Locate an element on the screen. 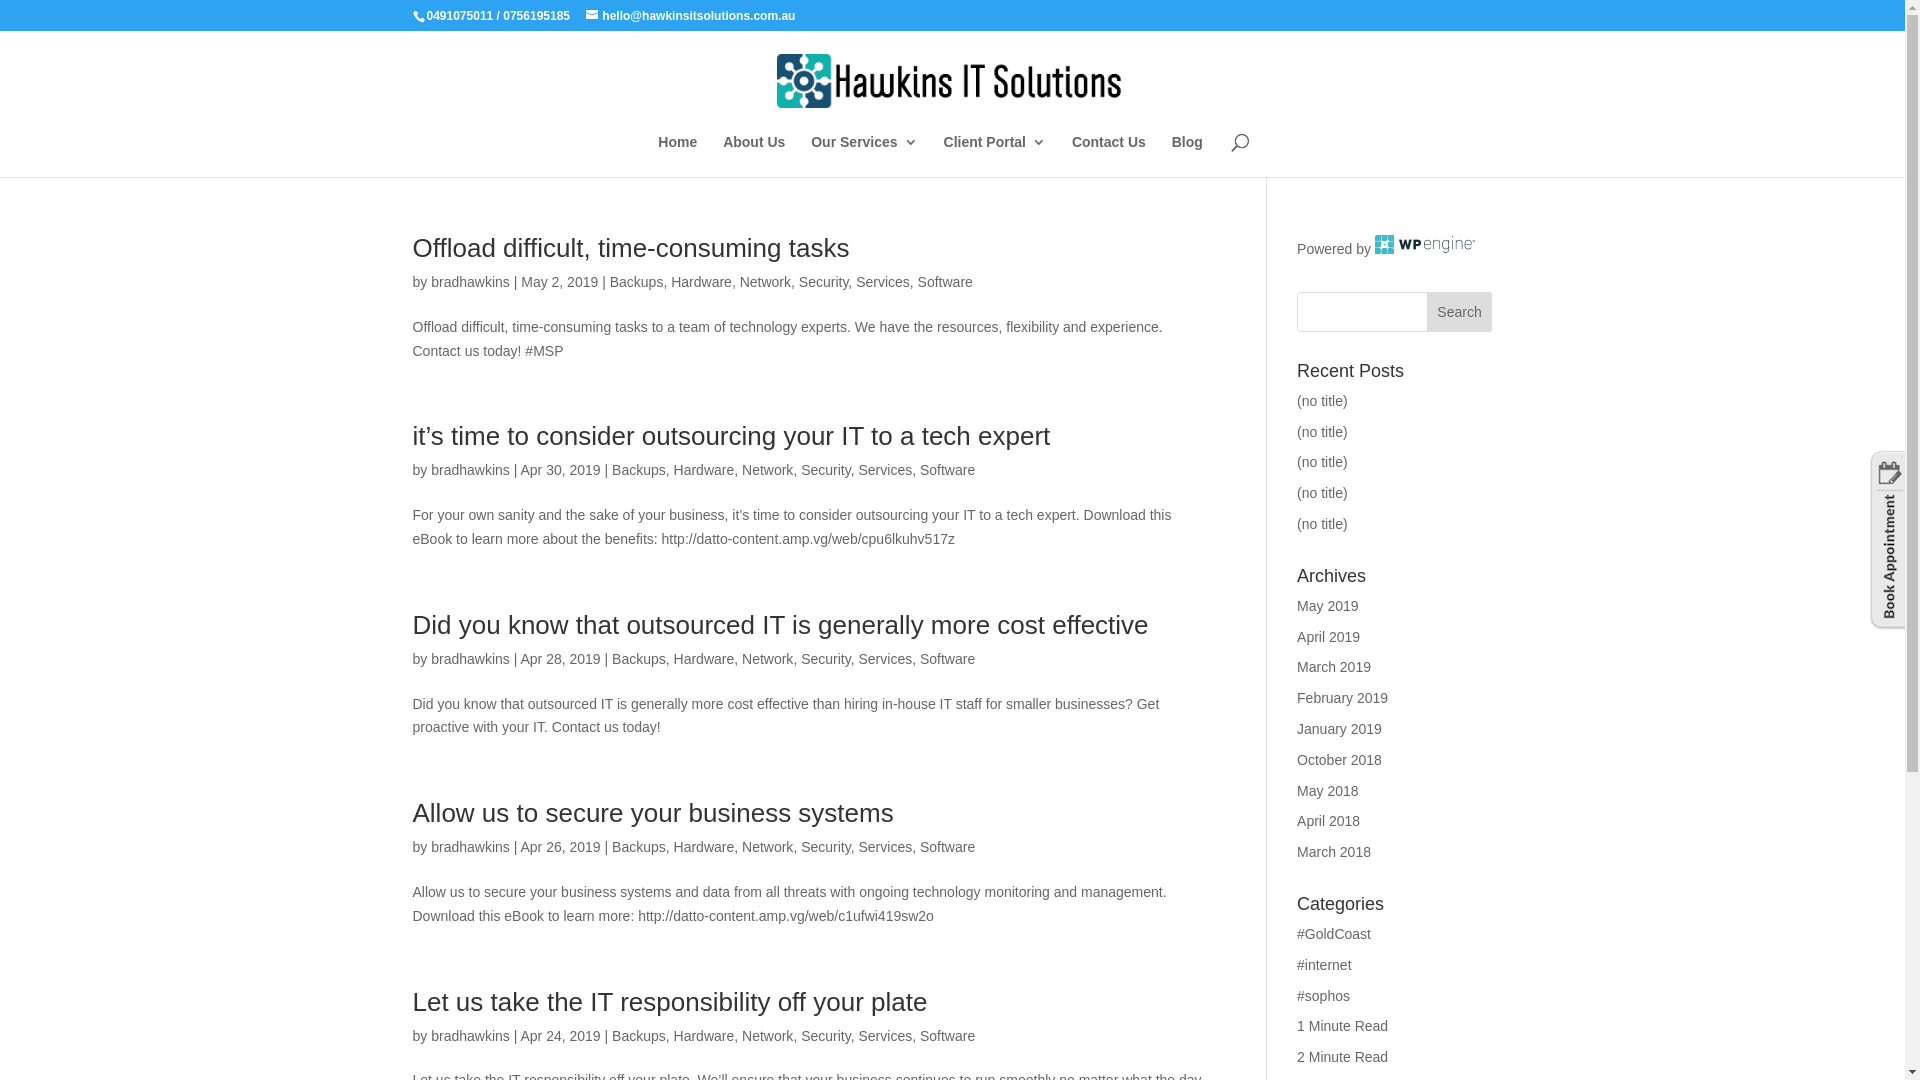 The height and width of the screenshot is (1080, 1920). 'March 2018' is located at coordinates (1334, 852).